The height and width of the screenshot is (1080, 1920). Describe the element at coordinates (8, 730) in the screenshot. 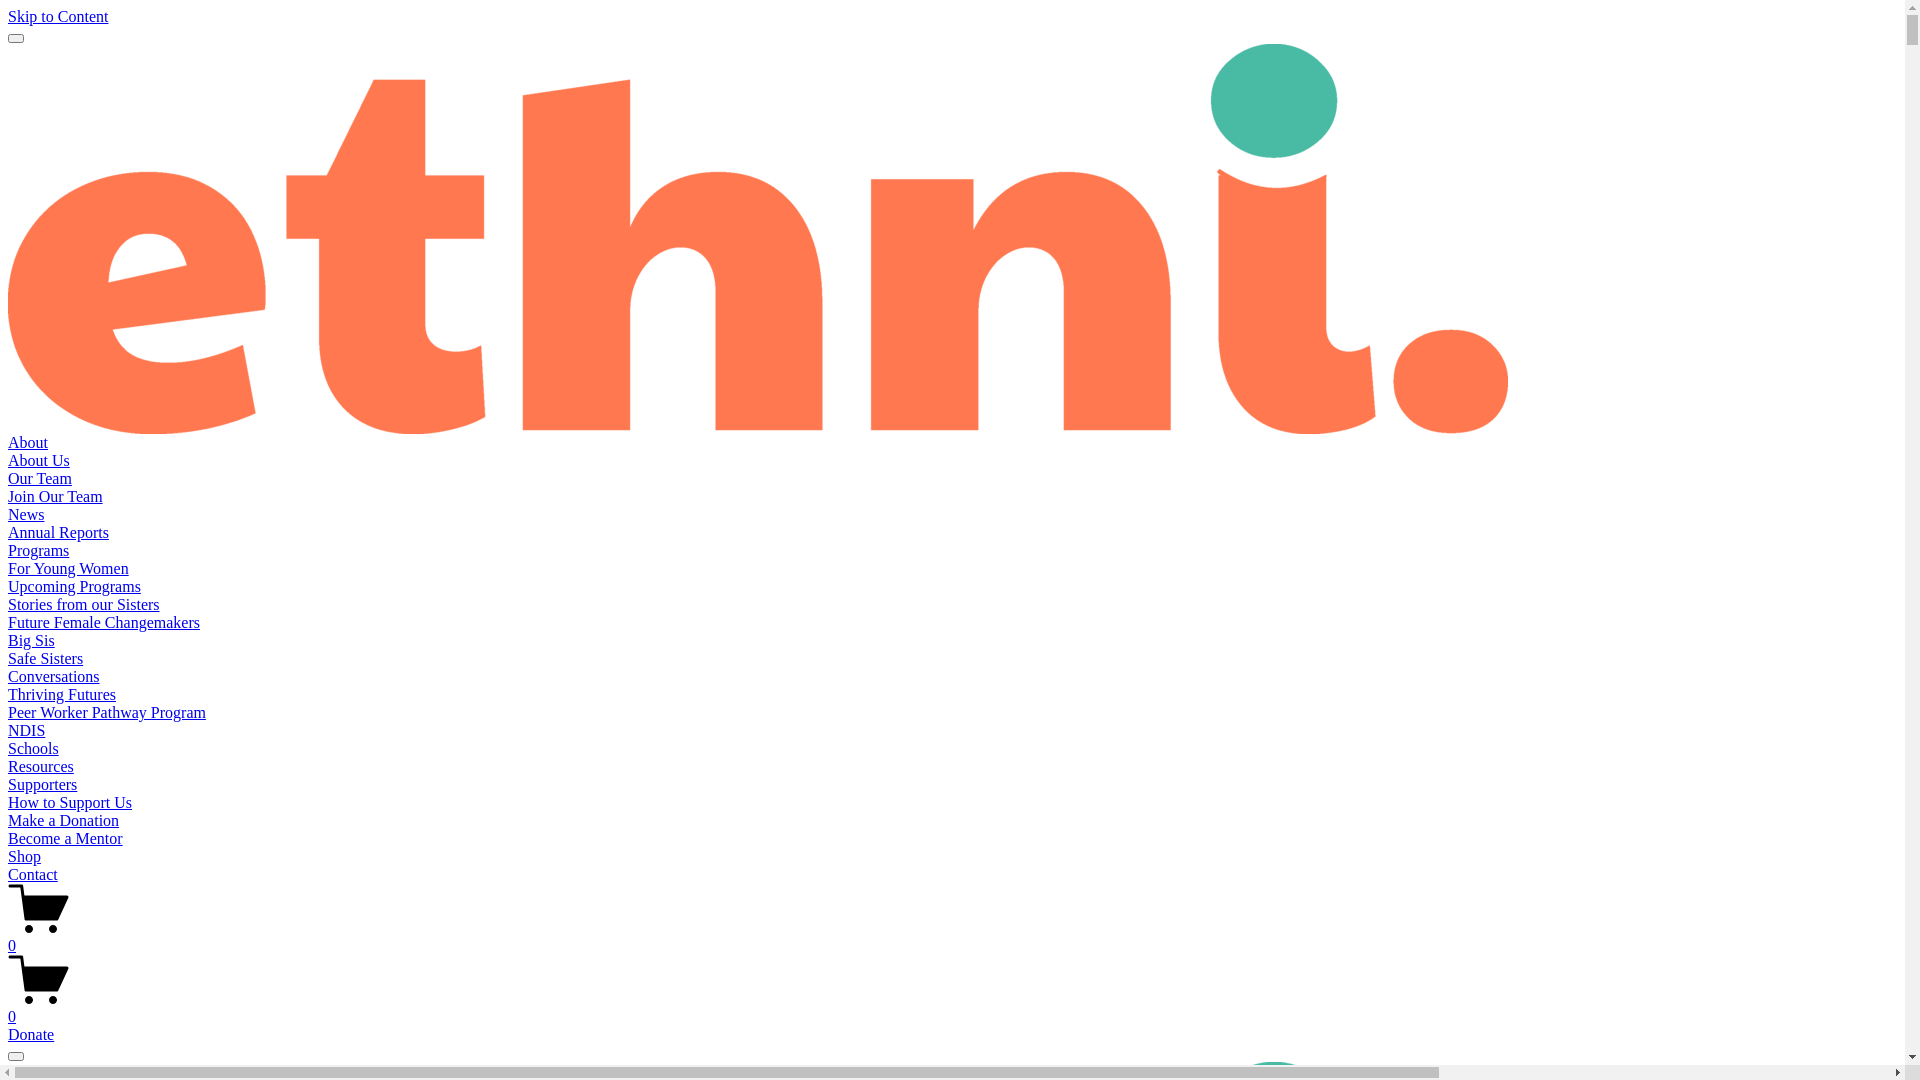

I see `'NDIS'` at that location.